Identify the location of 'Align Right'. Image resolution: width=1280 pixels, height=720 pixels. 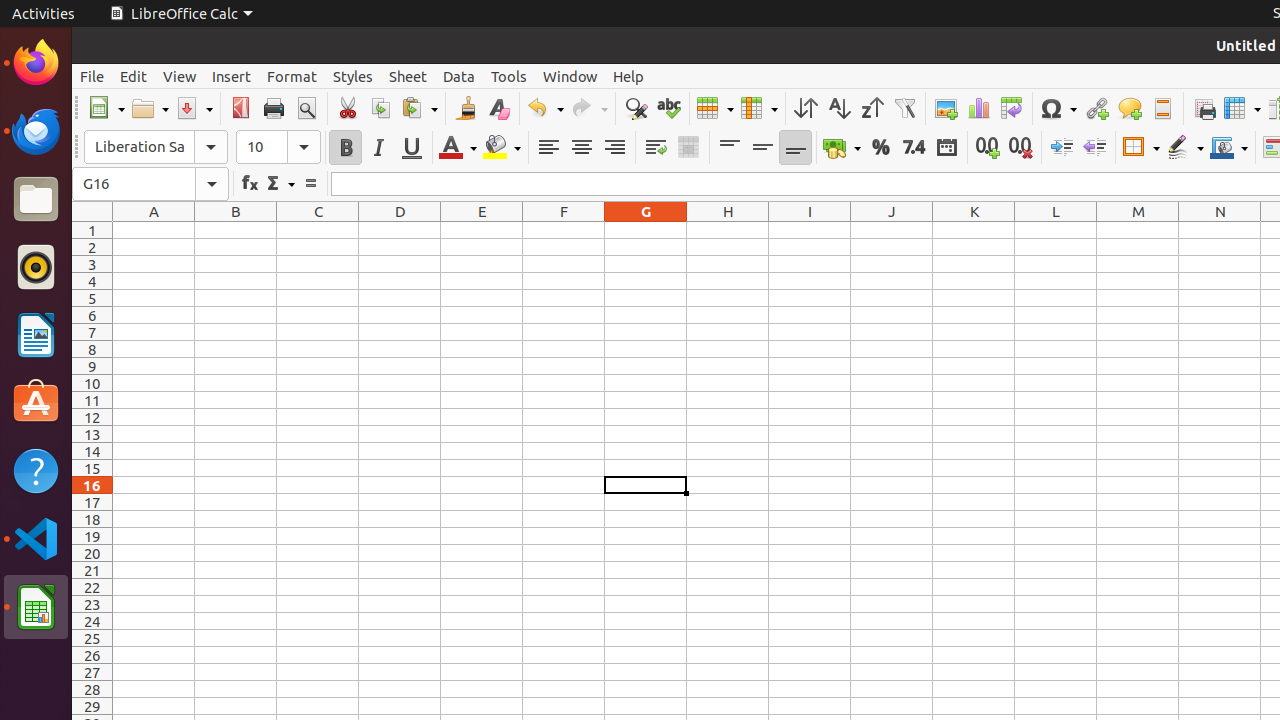
(613, 146).